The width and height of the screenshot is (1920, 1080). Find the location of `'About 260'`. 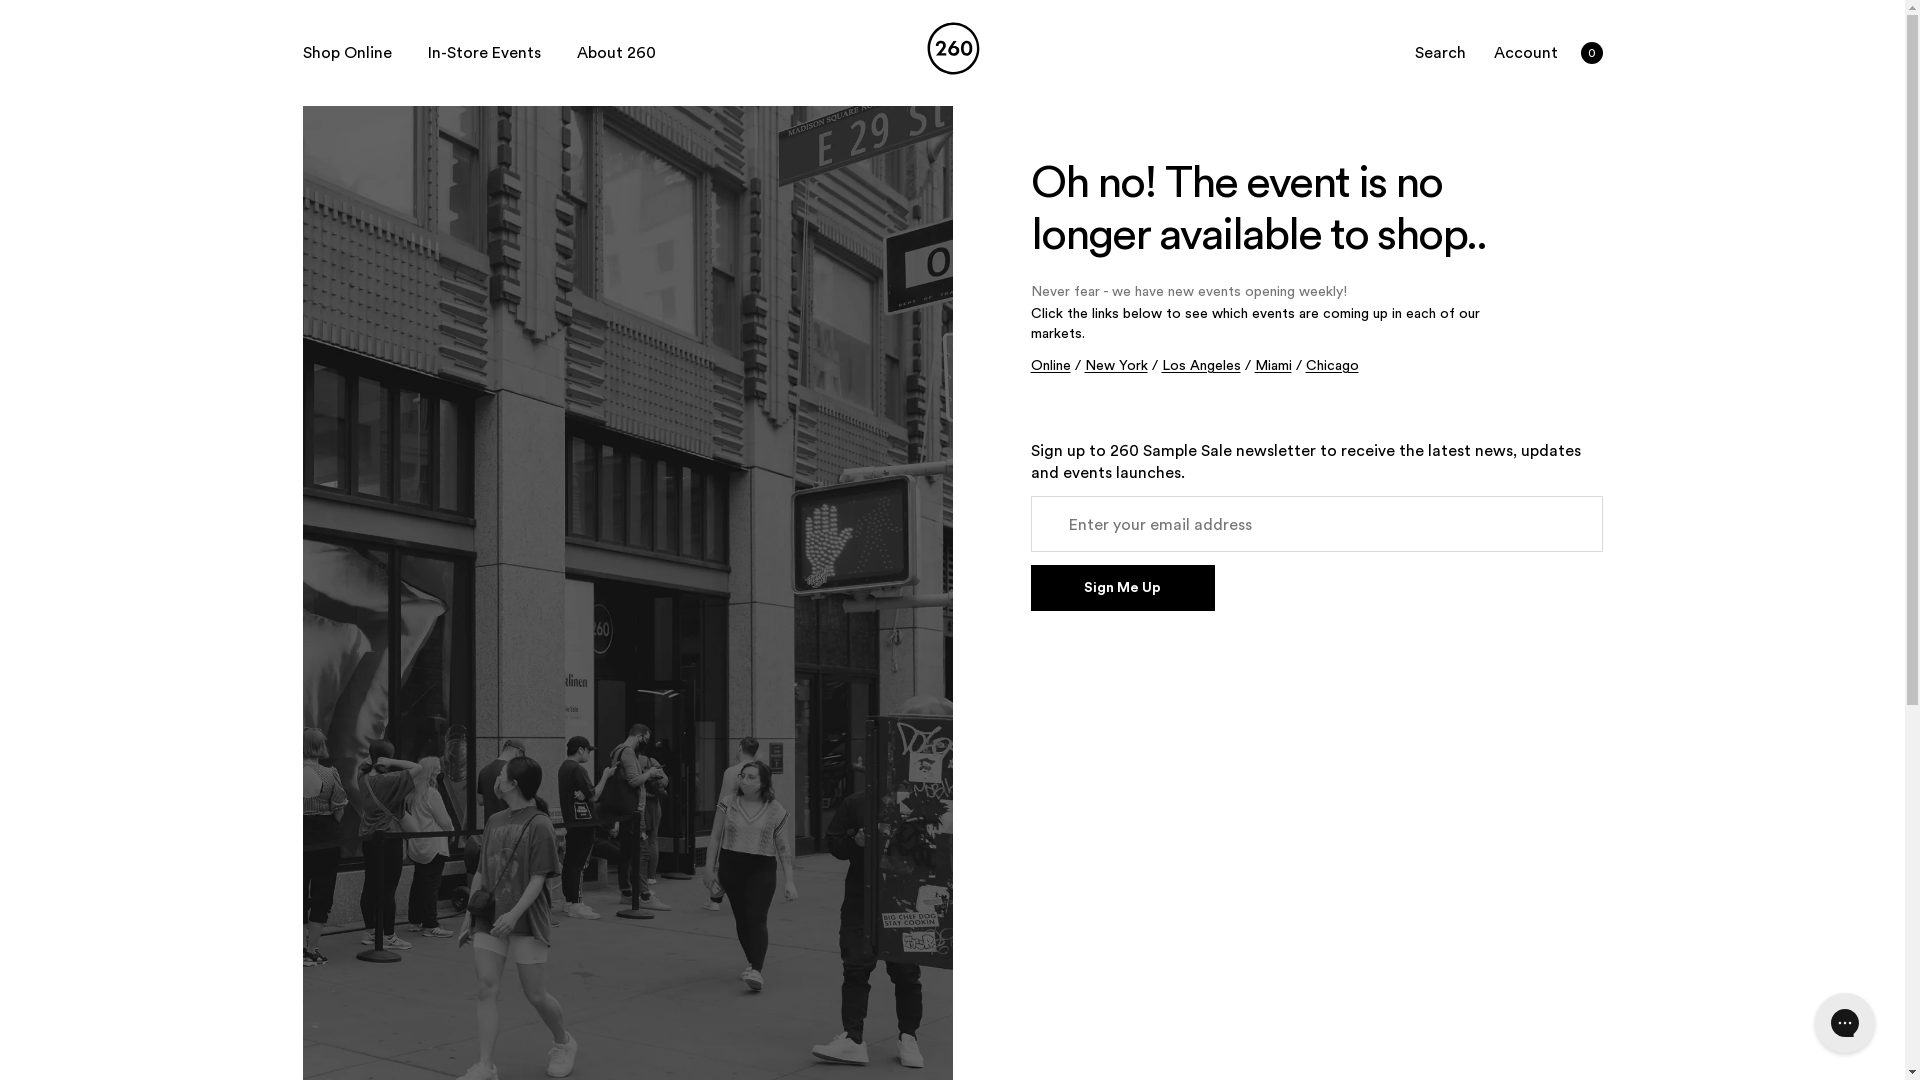

'About 260' is located at coordinates (614, 52).